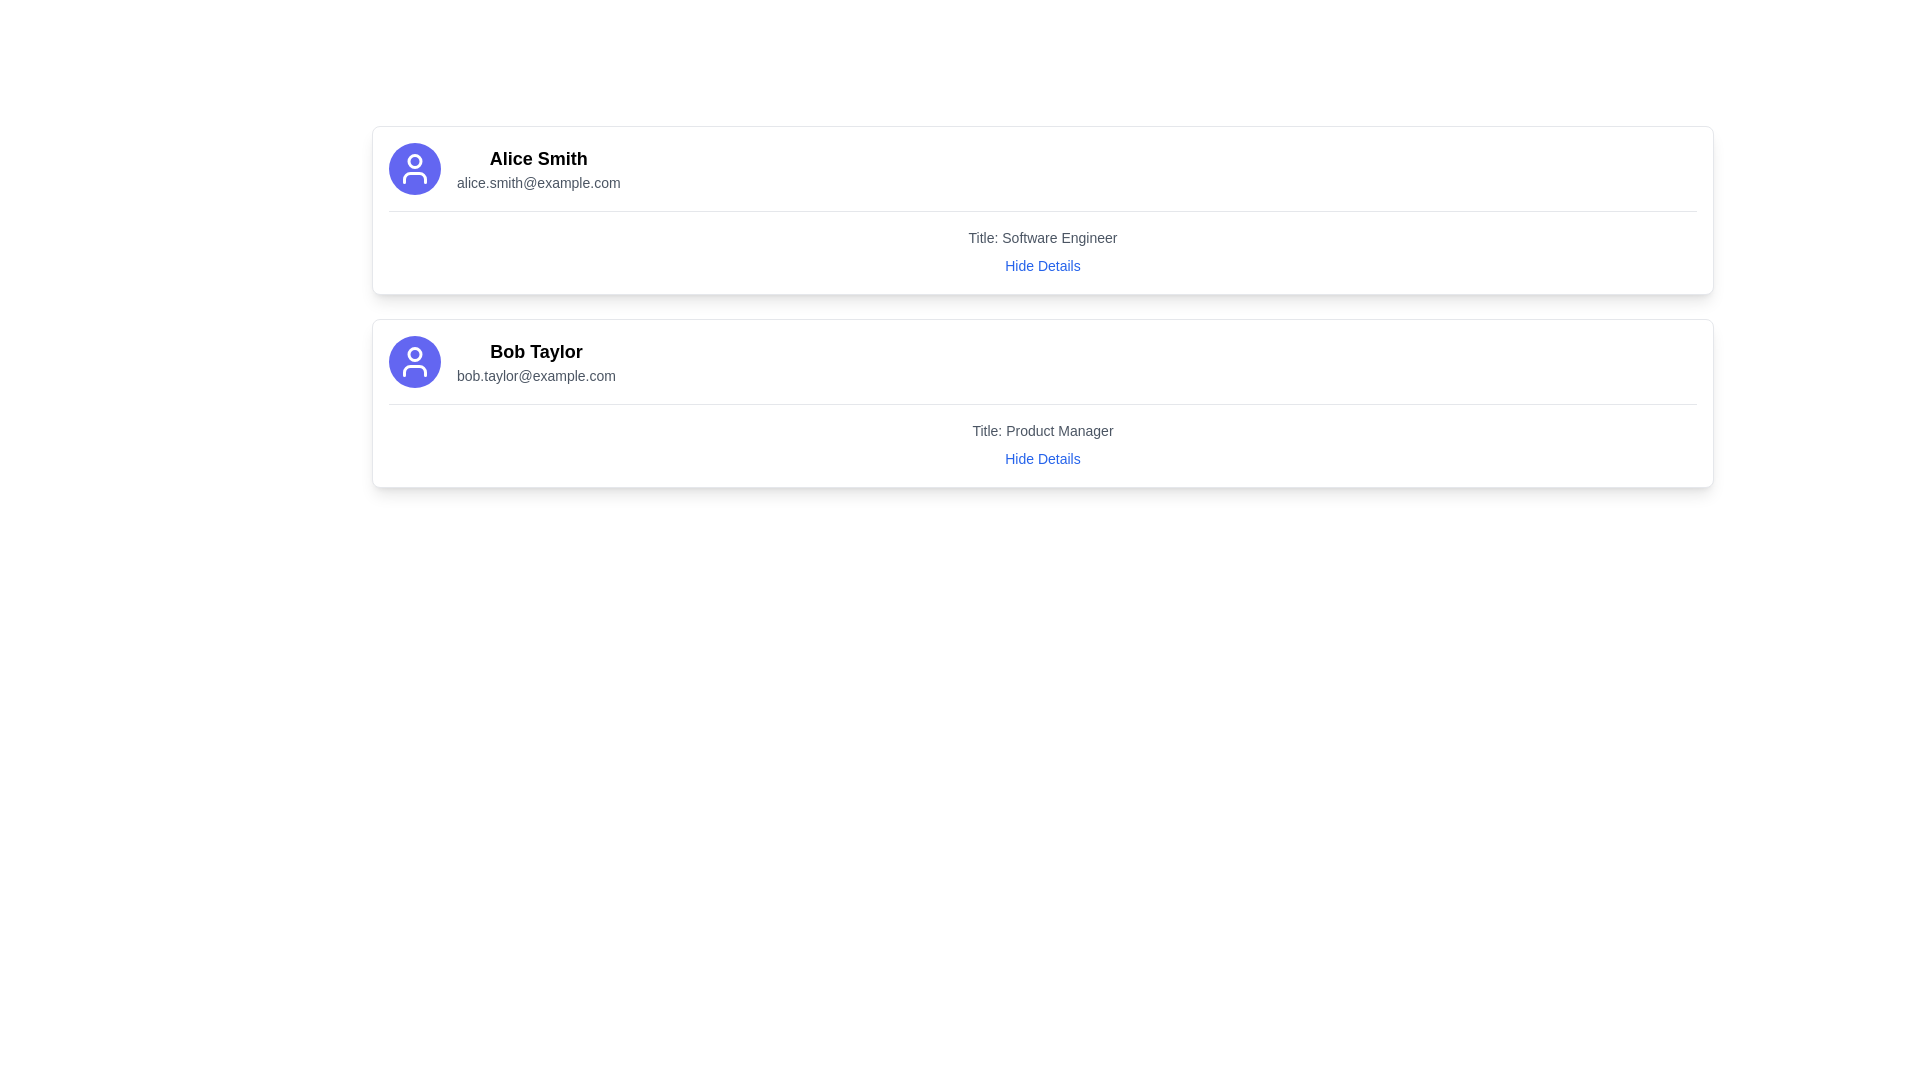  What do you see at coordinates (413, 168) in the screenshot?
I see `the human silhouette SVG icon with a white color on a blue circular background, located at the top-left corner of the card layout adjacent to 'Alice Smith.'` at bounding box center [413, 168].